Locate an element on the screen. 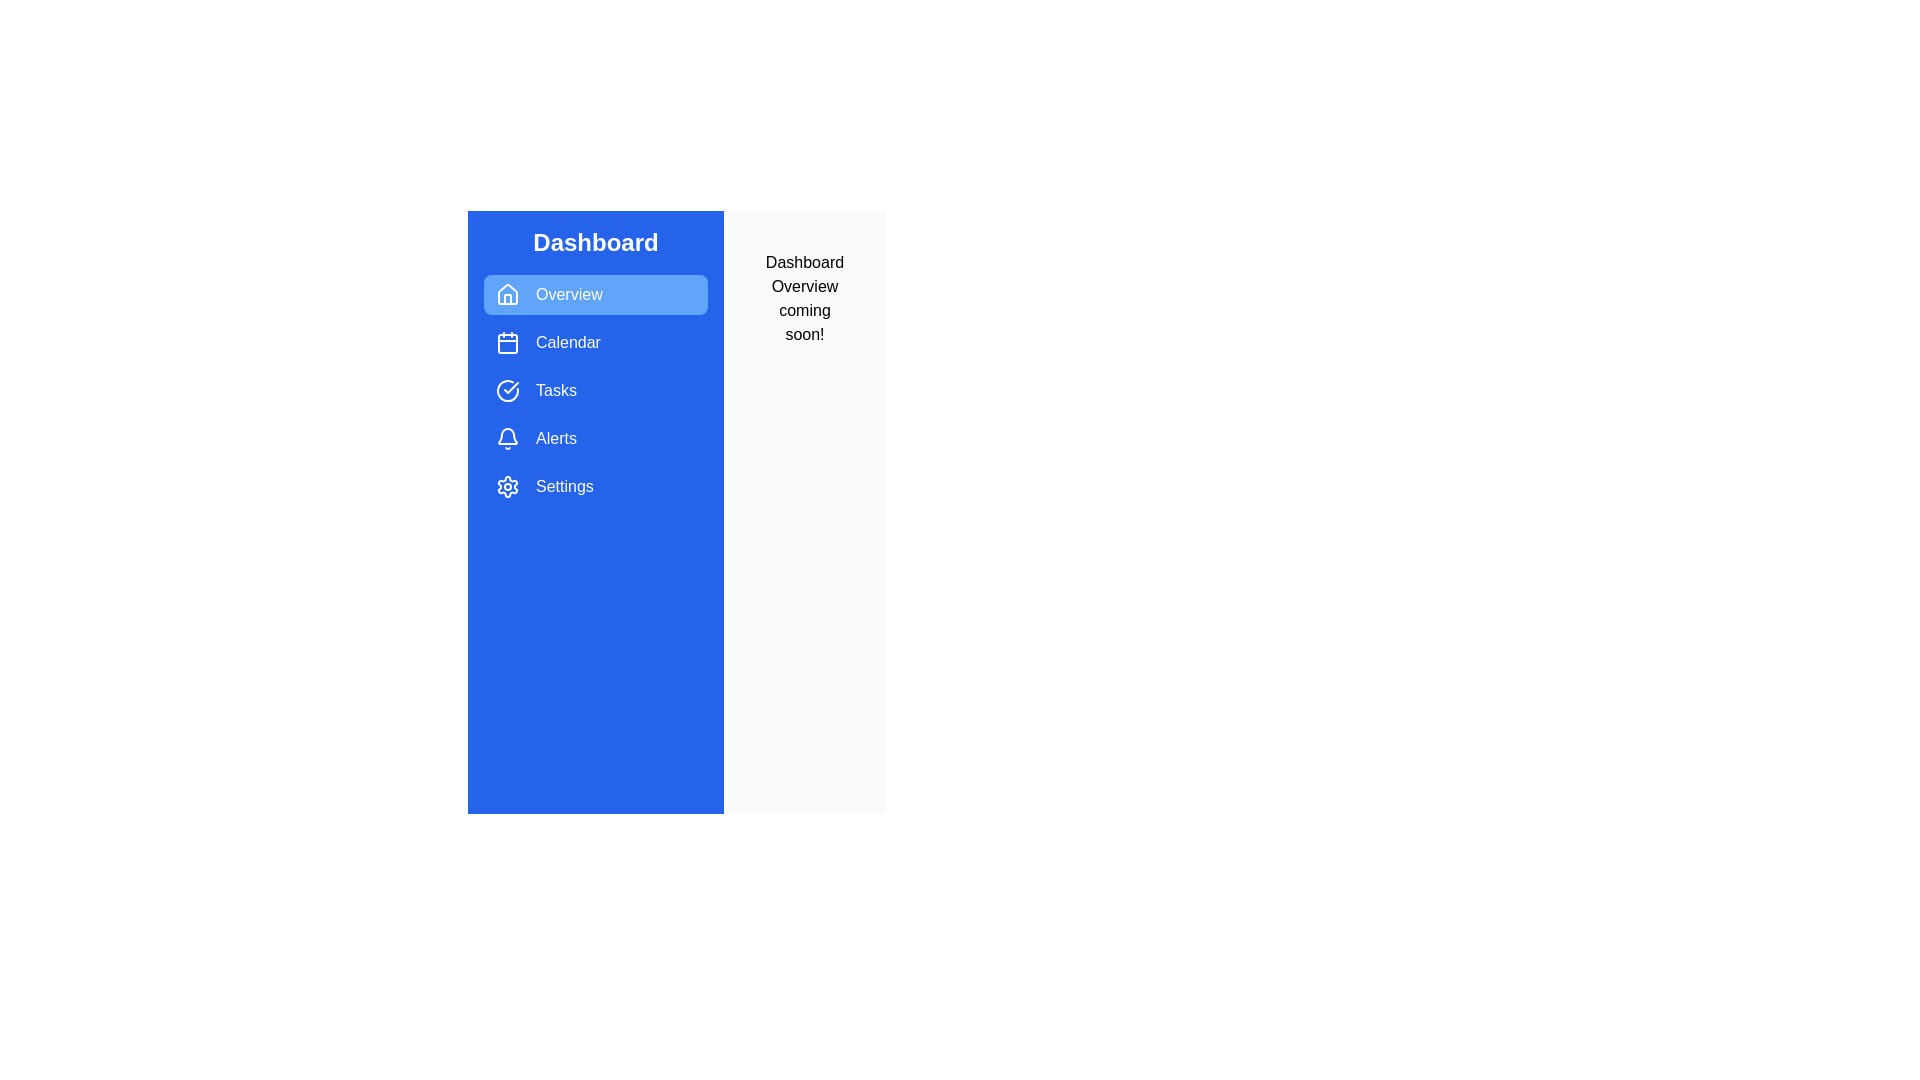 This screenshot has width=1920, height=1080. the calendar navigation button located in the vertical navigation menu, positioned between the 'Overview' and 'Tasks' buttons is located at coordinates (594, 342).